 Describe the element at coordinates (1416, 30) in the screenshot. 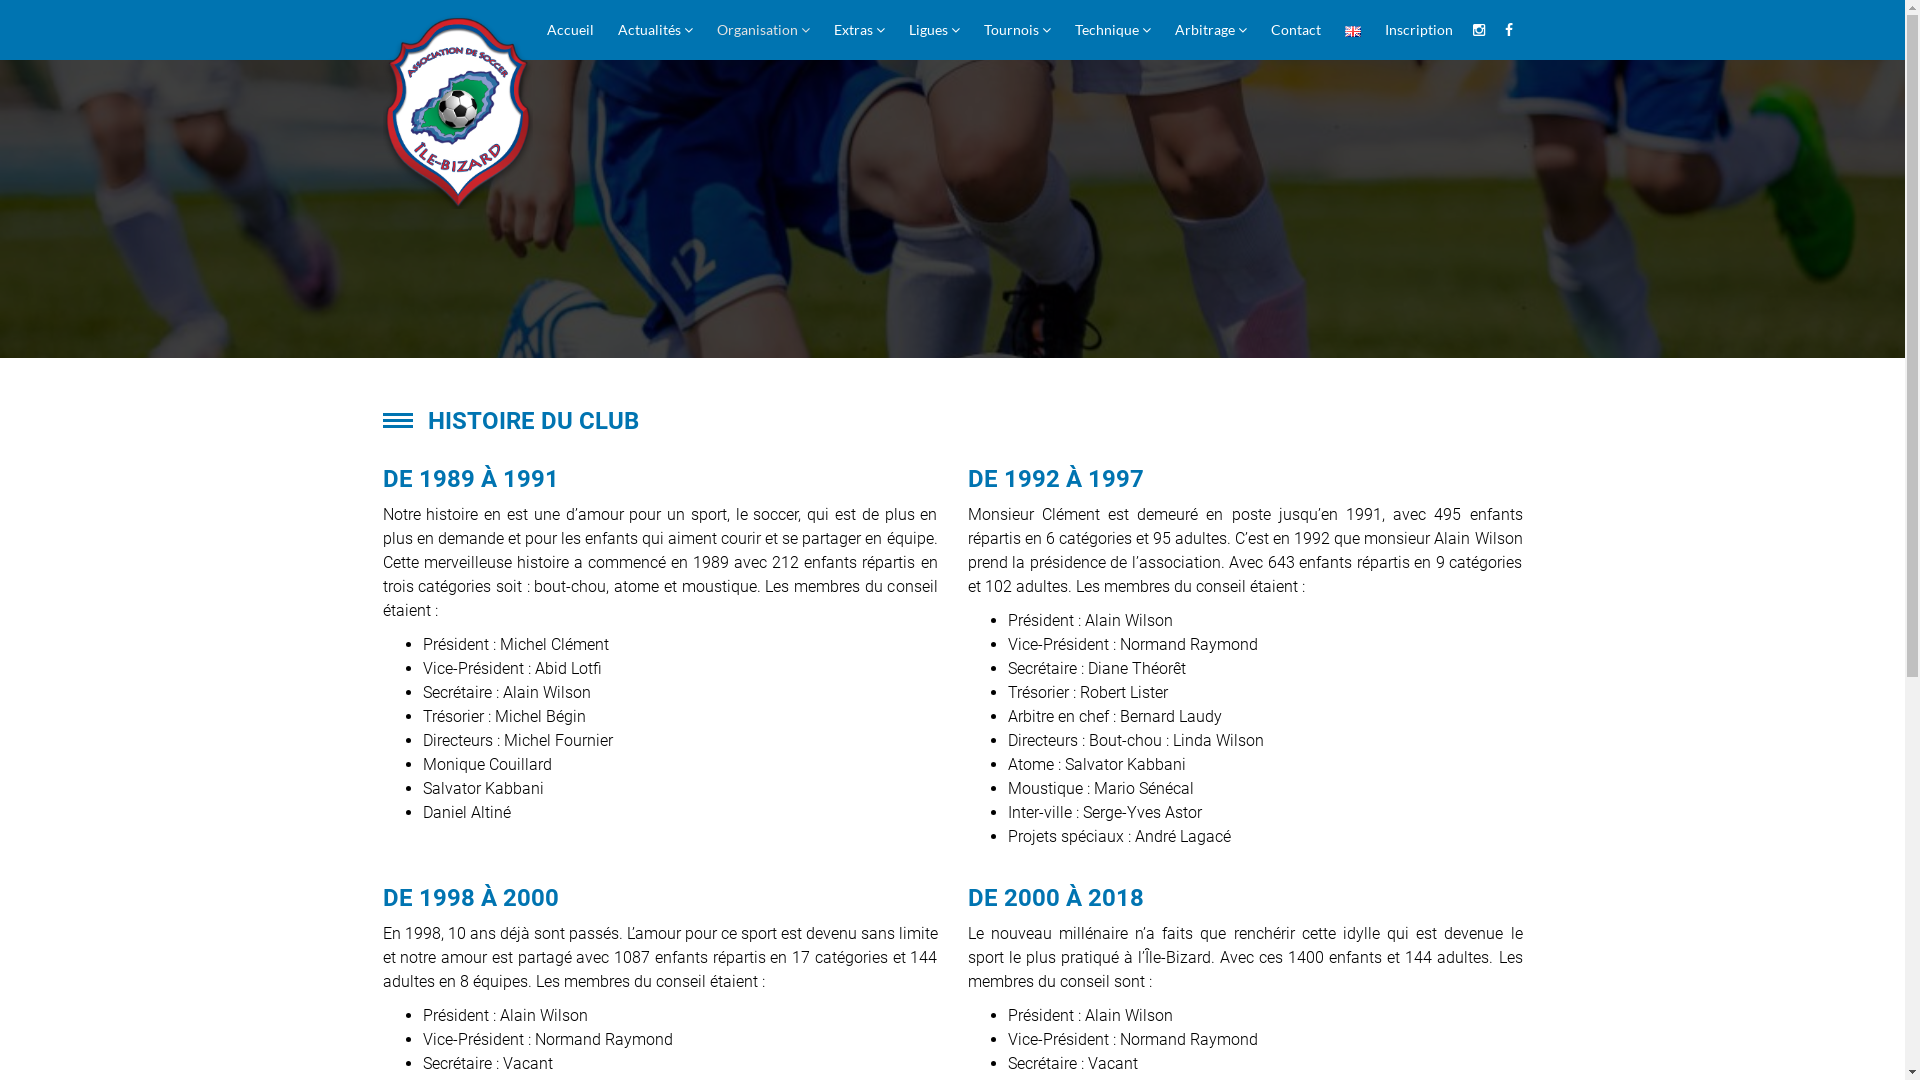

I see `'Inscription'` at that location.